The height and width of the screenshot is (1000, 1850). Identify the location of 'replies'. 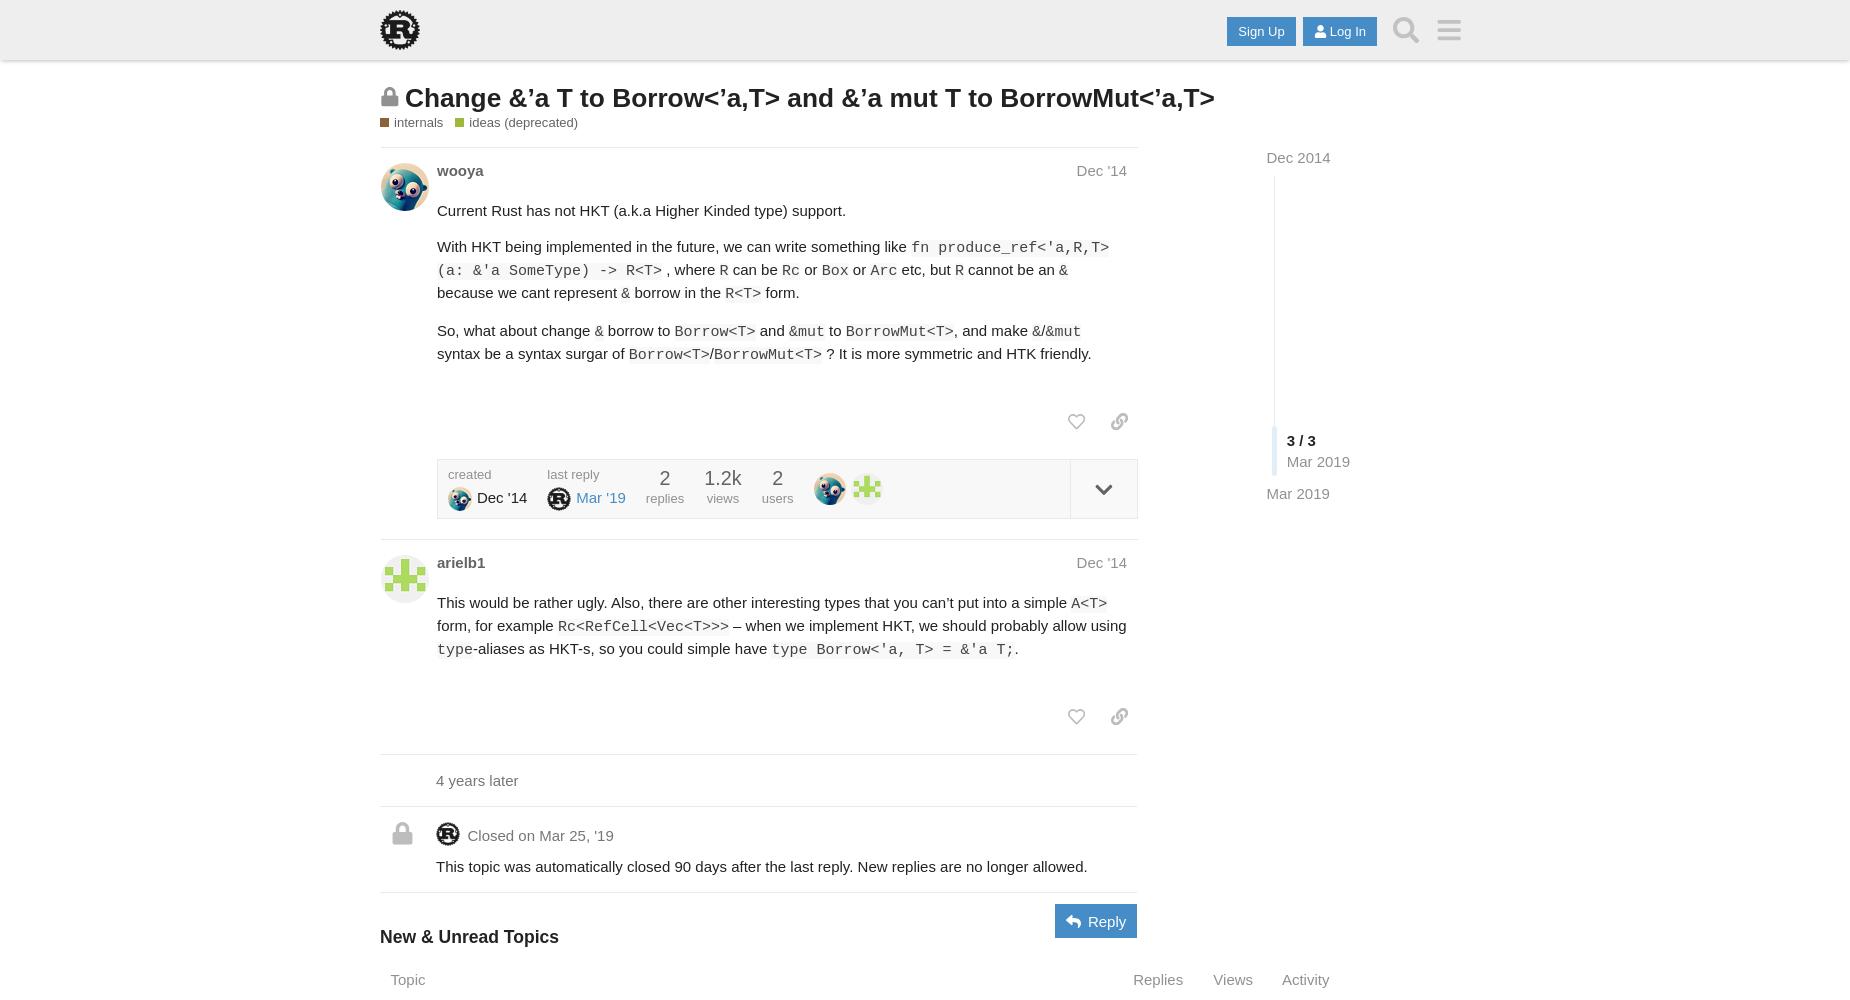
(644, 497).